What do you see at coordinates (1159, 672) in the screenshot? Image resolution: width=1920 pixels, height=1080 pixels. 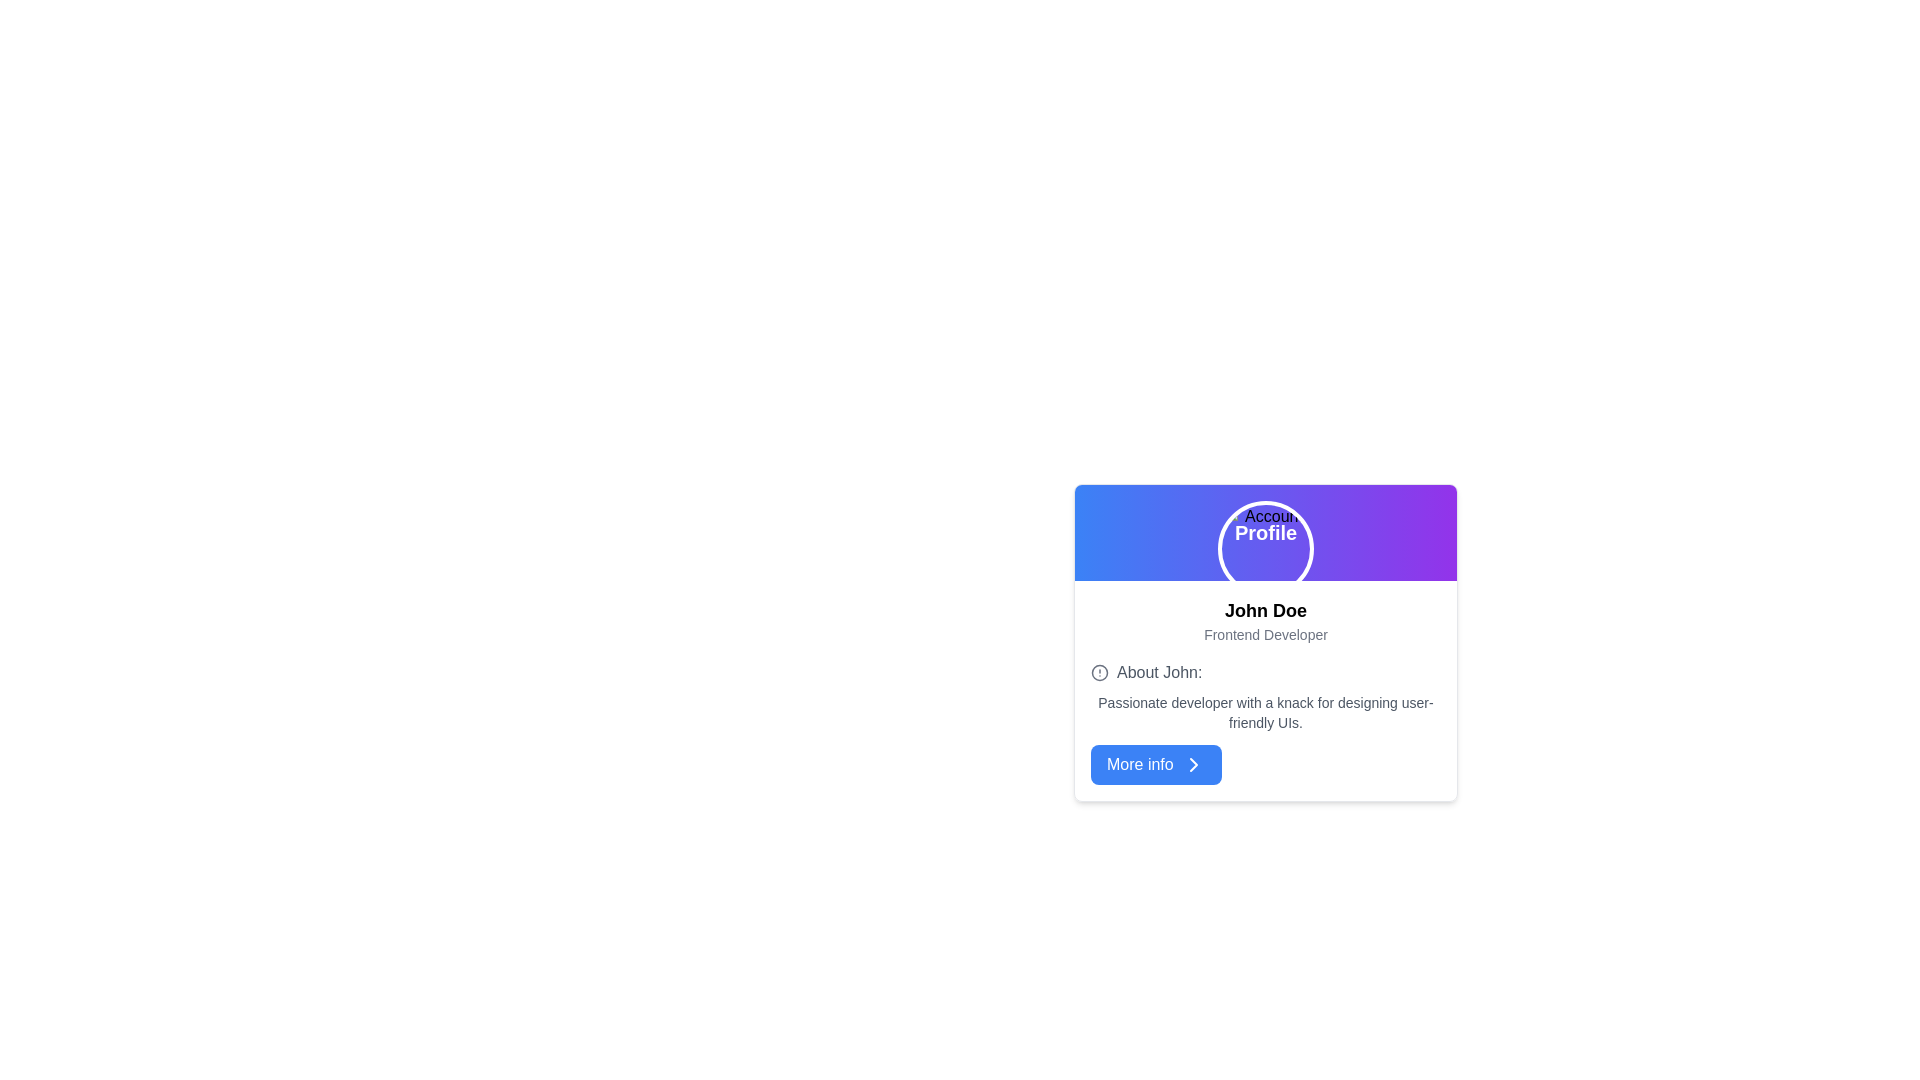 I see `text label that introduces or labels the content about John, positioned immediately to the right of an alert-style icon, below 'John Doe' and above a descriptive paragraph` at bounding box center [1159, 672].